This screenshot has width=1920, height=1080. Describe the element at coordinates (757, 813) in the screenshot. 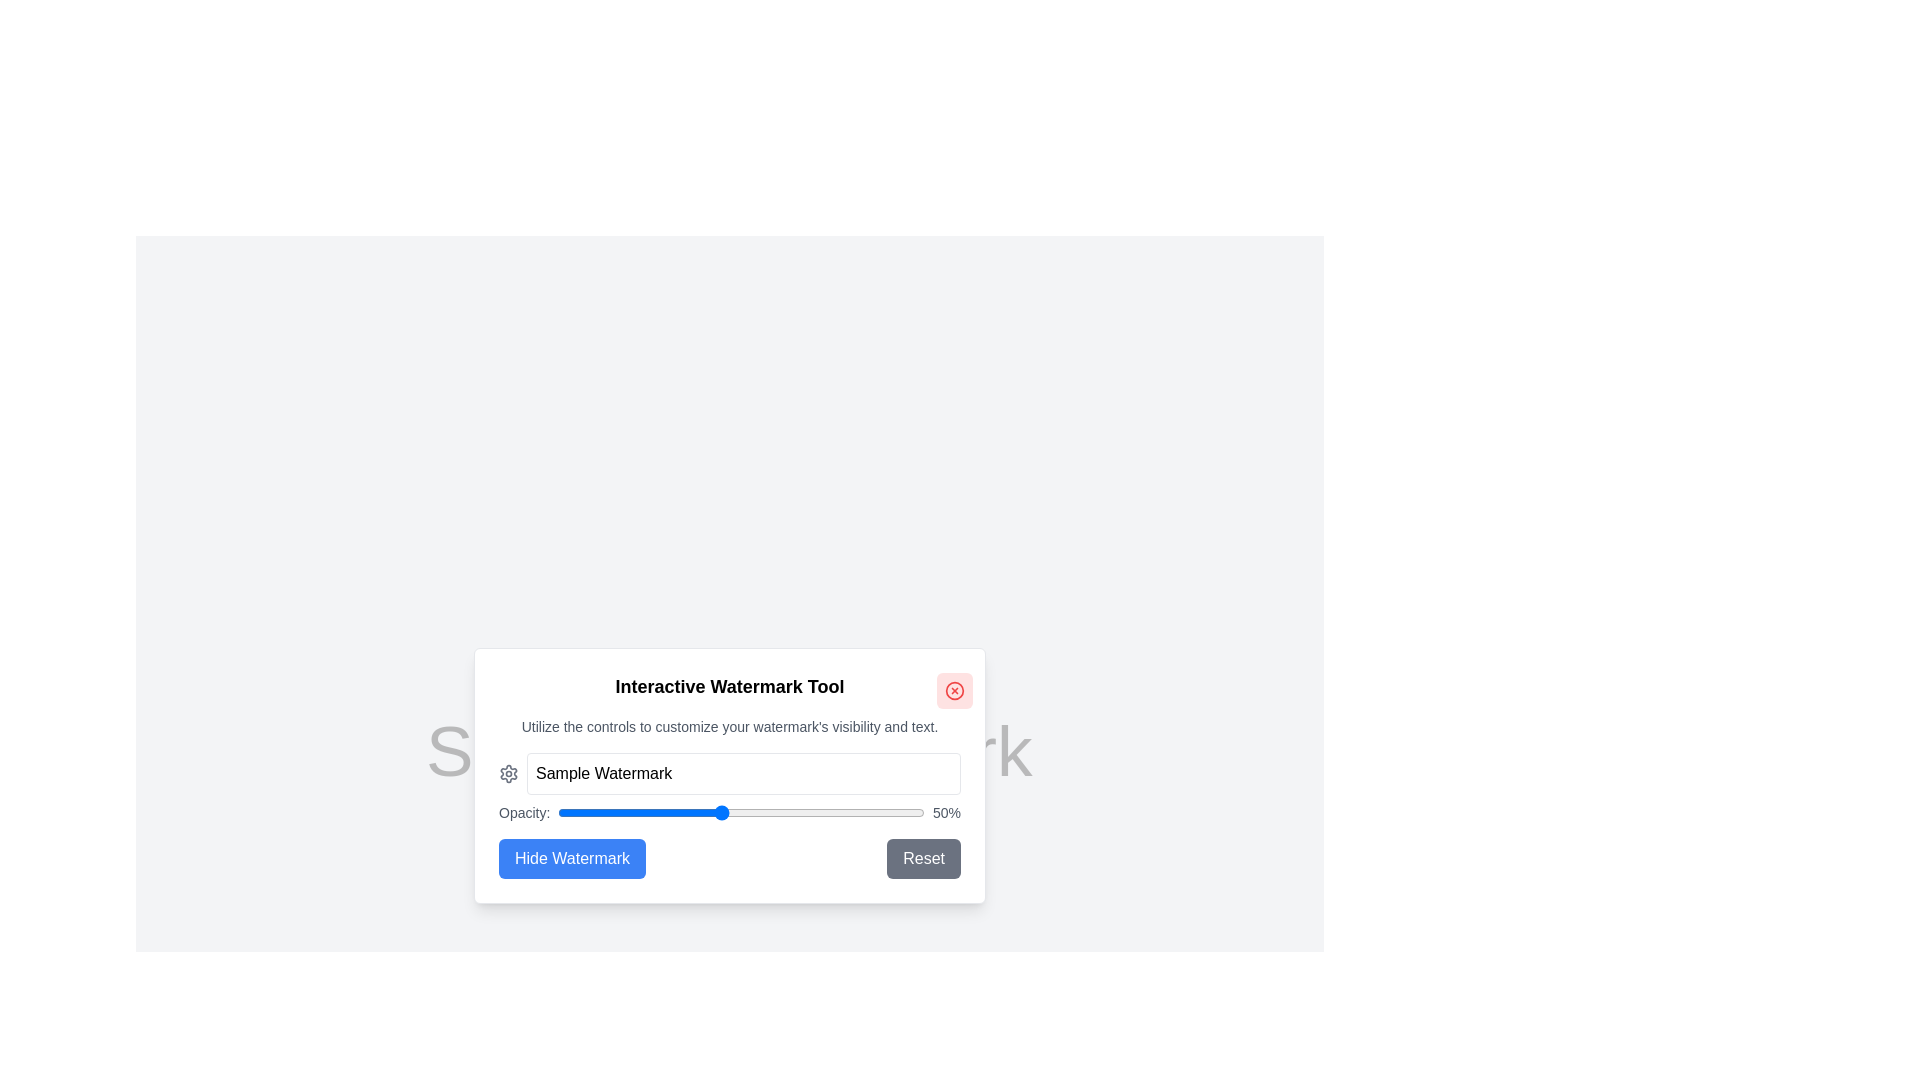

I see `the opacity` at that location.